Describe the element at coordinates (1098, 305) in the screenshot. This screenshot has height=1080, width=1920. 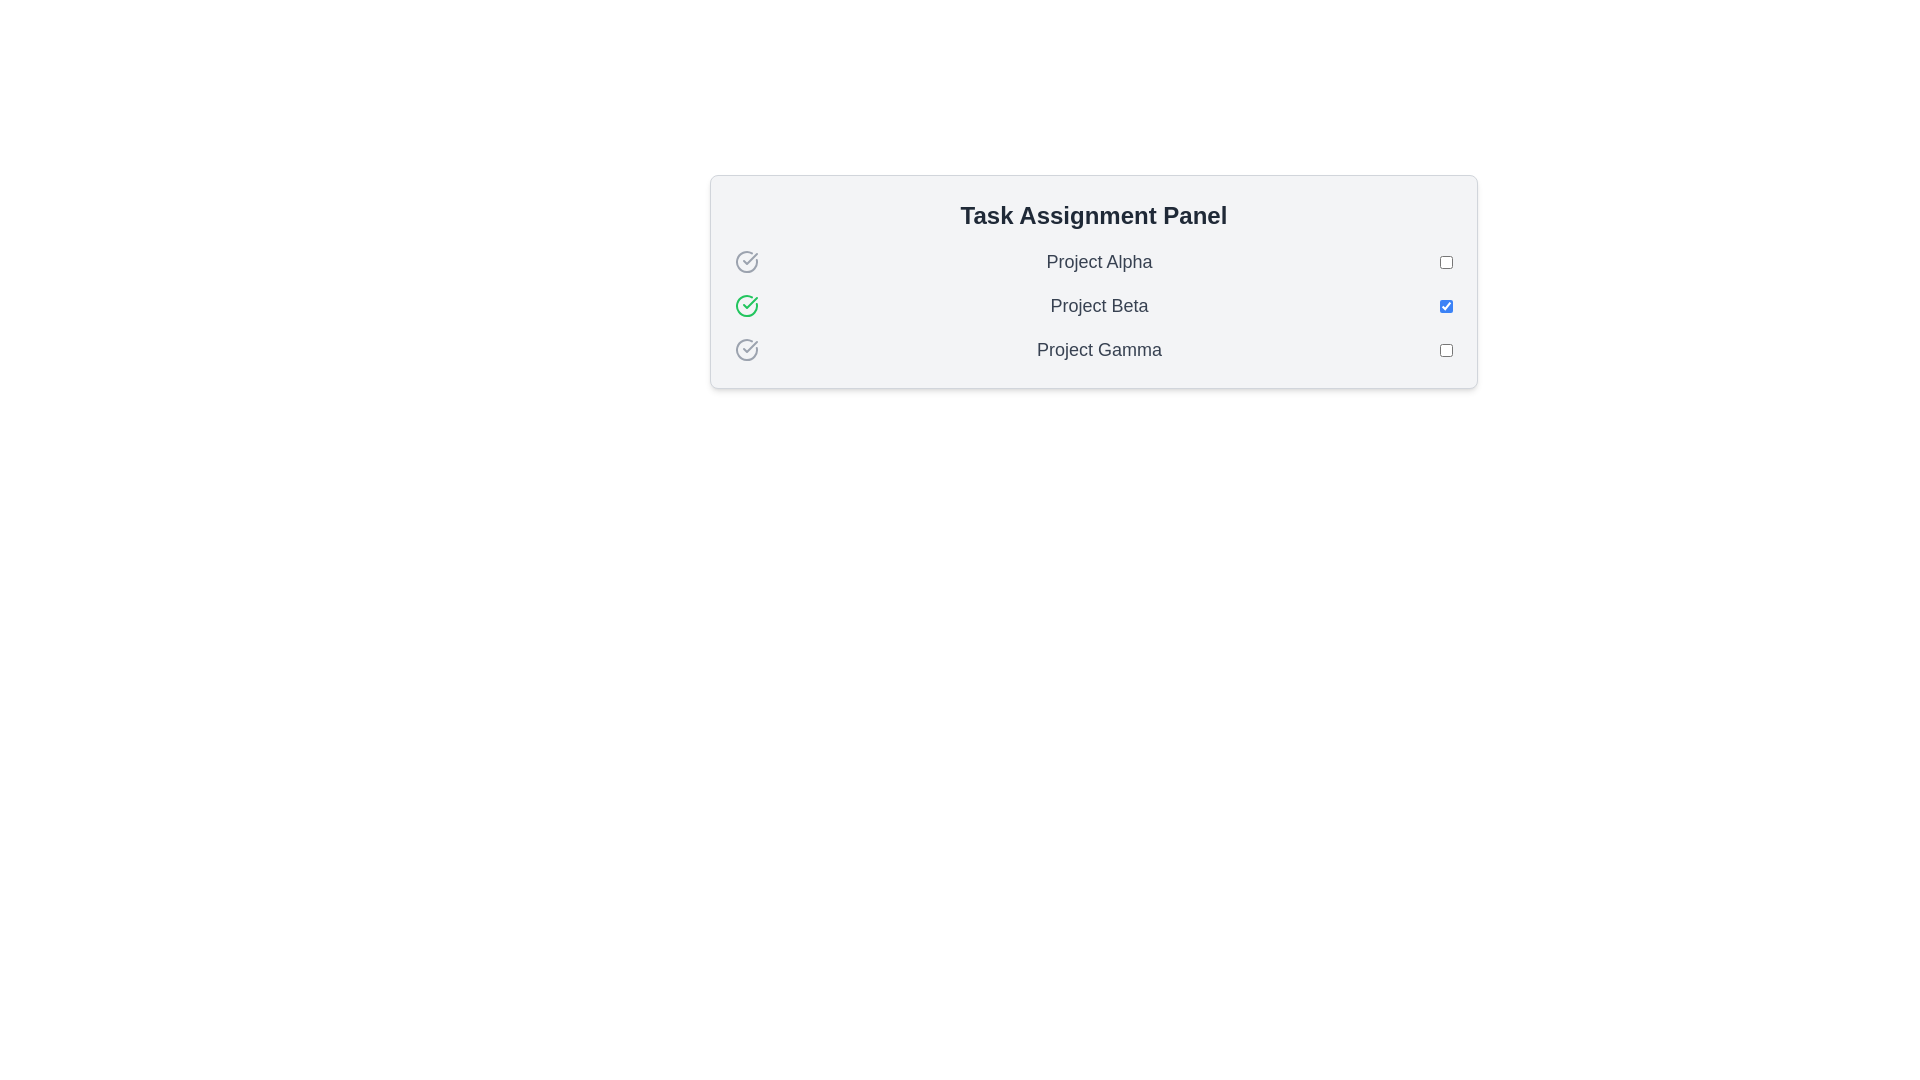
I see `the text label element displaying 'Project Beta'` at that location.